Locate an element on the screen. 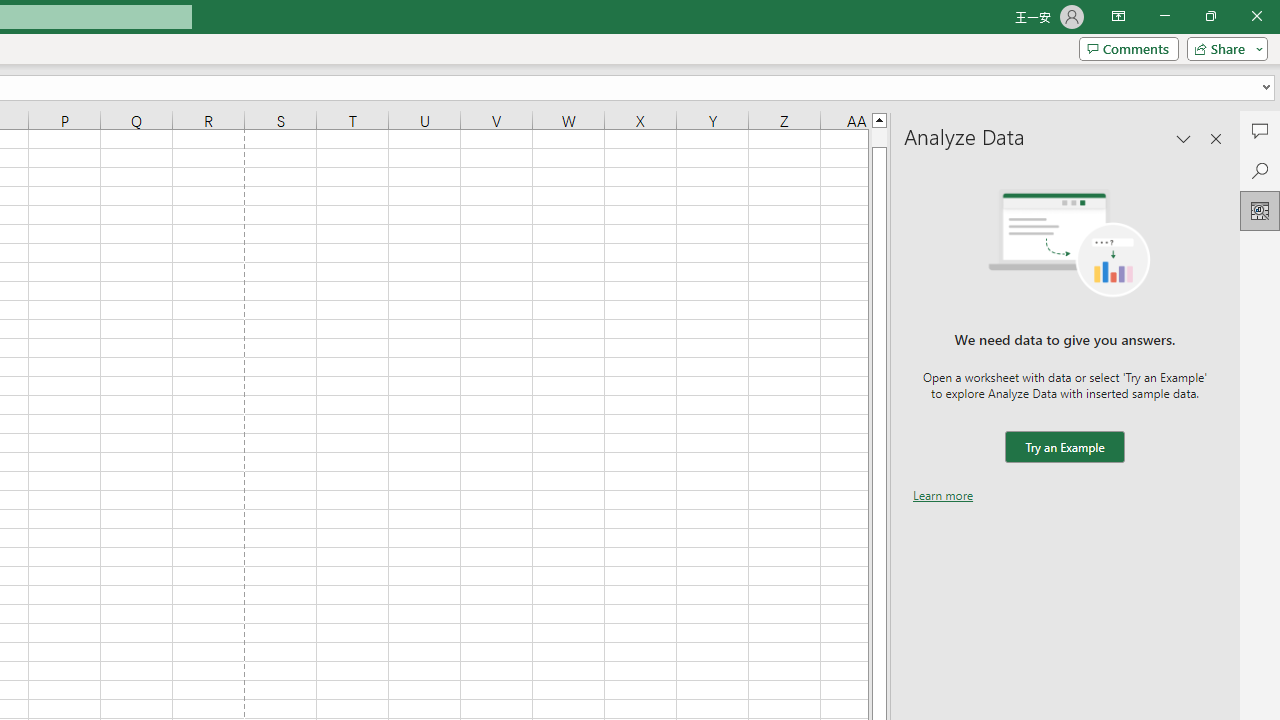 The width and height of the screenshot is (1280, 720). 'We need data to give you answers. Try an Example' is located at coordinates (1063, 446).